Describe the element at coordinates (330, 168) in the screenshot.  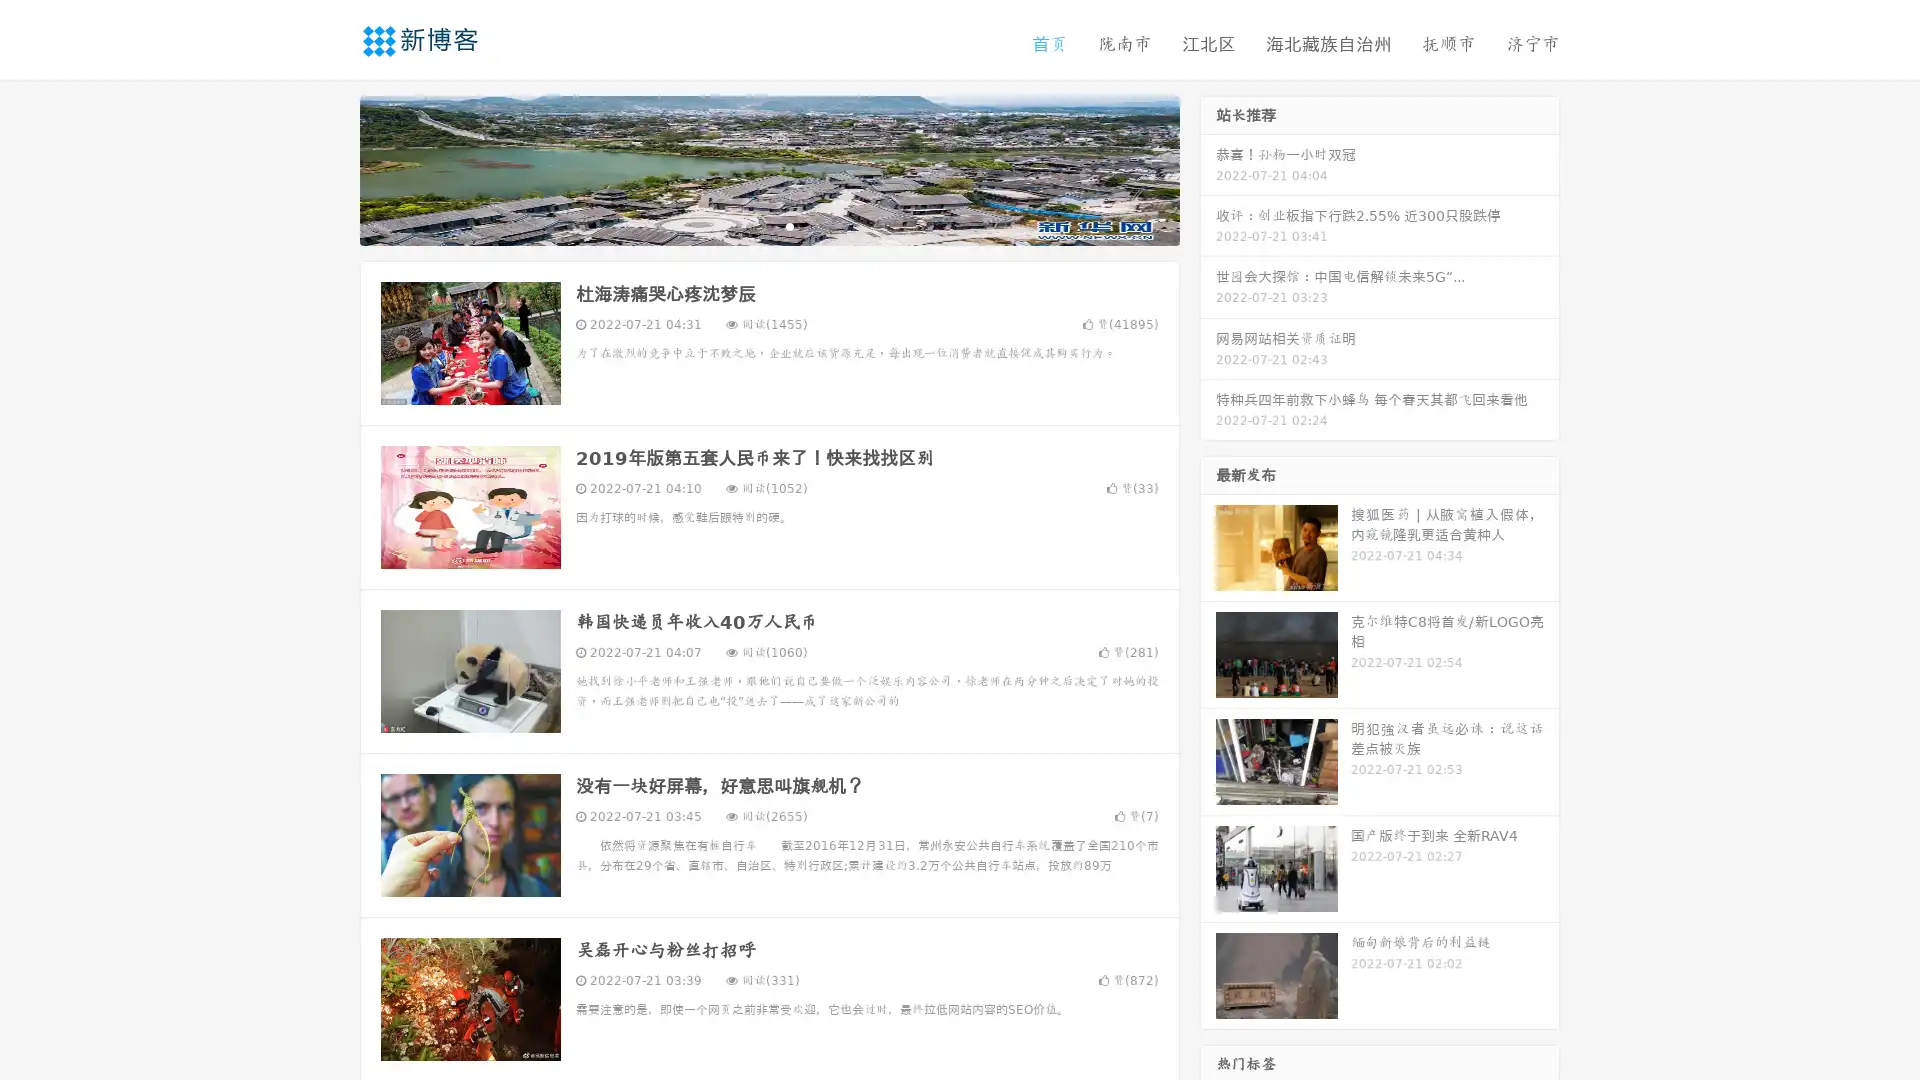
I see `Previous slide` at that location.